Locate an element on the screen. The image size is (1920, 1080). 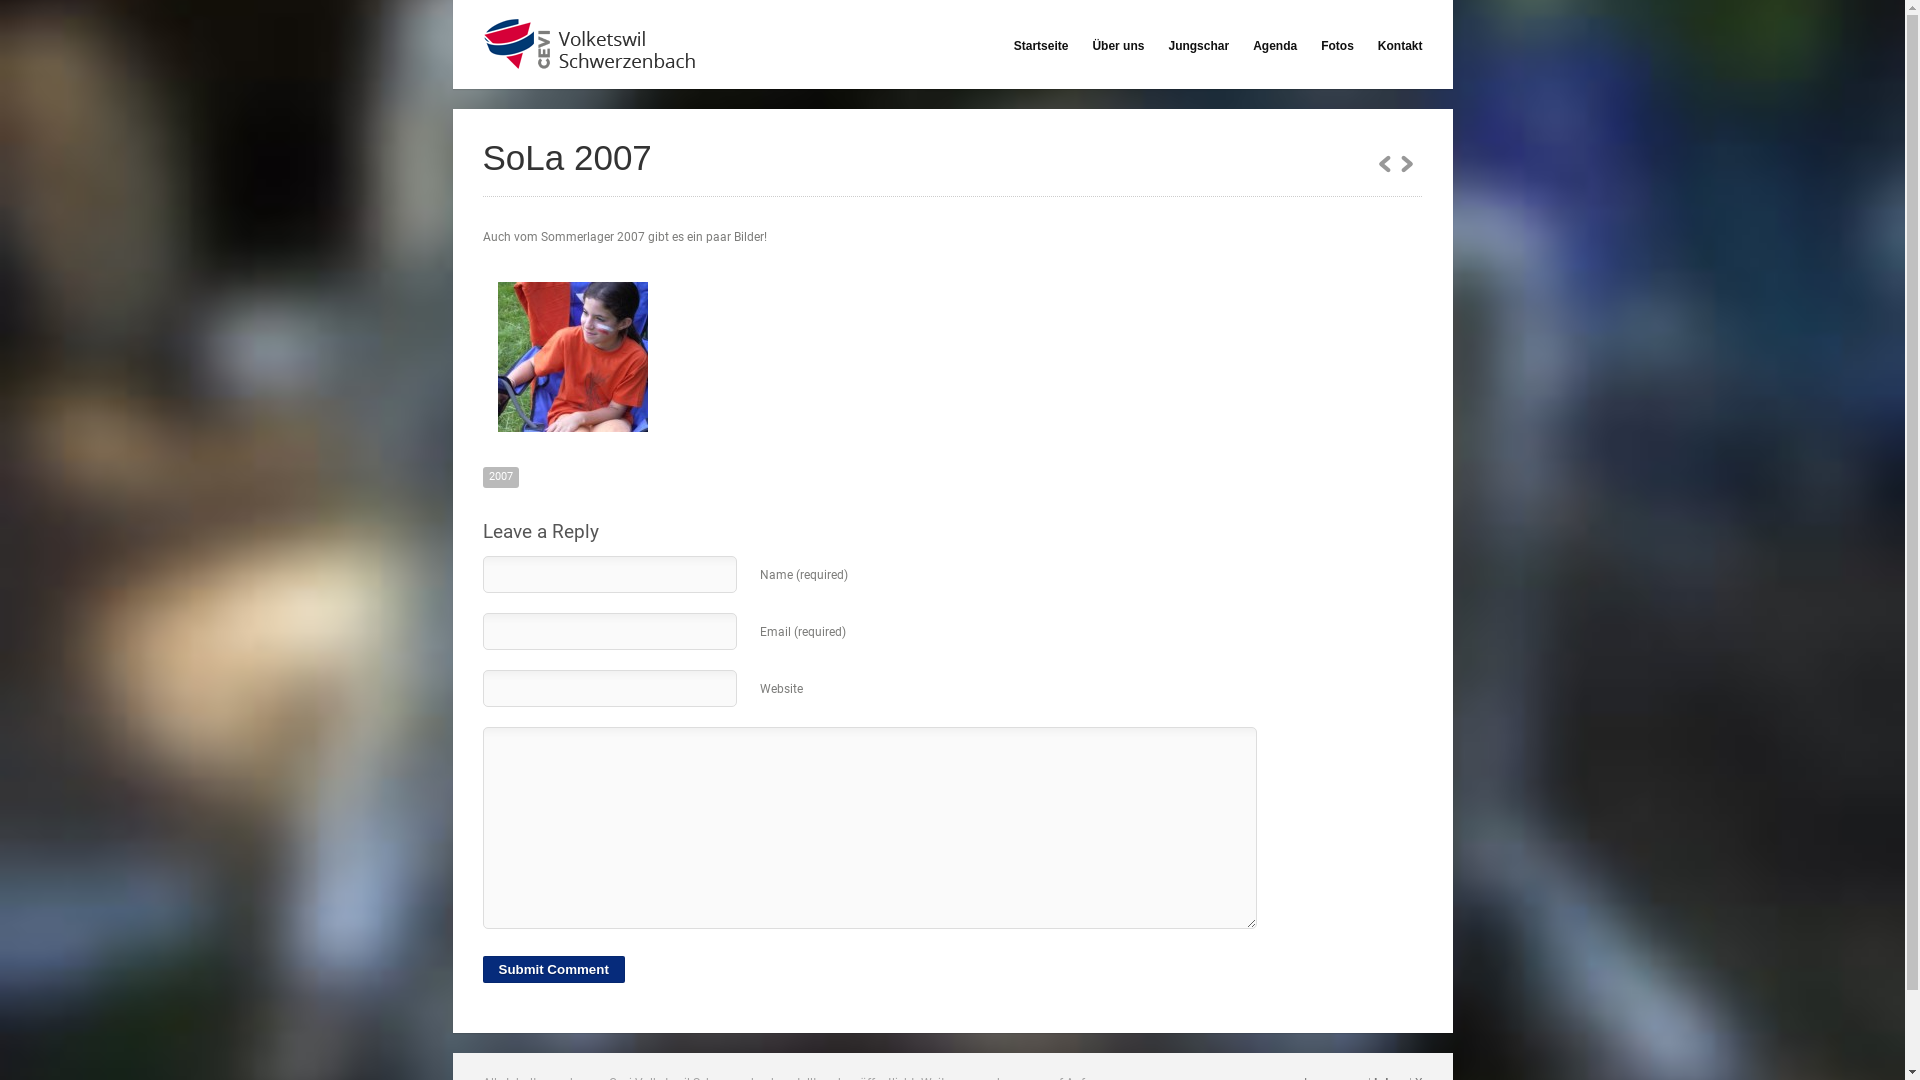
'sola (165)' is located at coordinates (570, 356).